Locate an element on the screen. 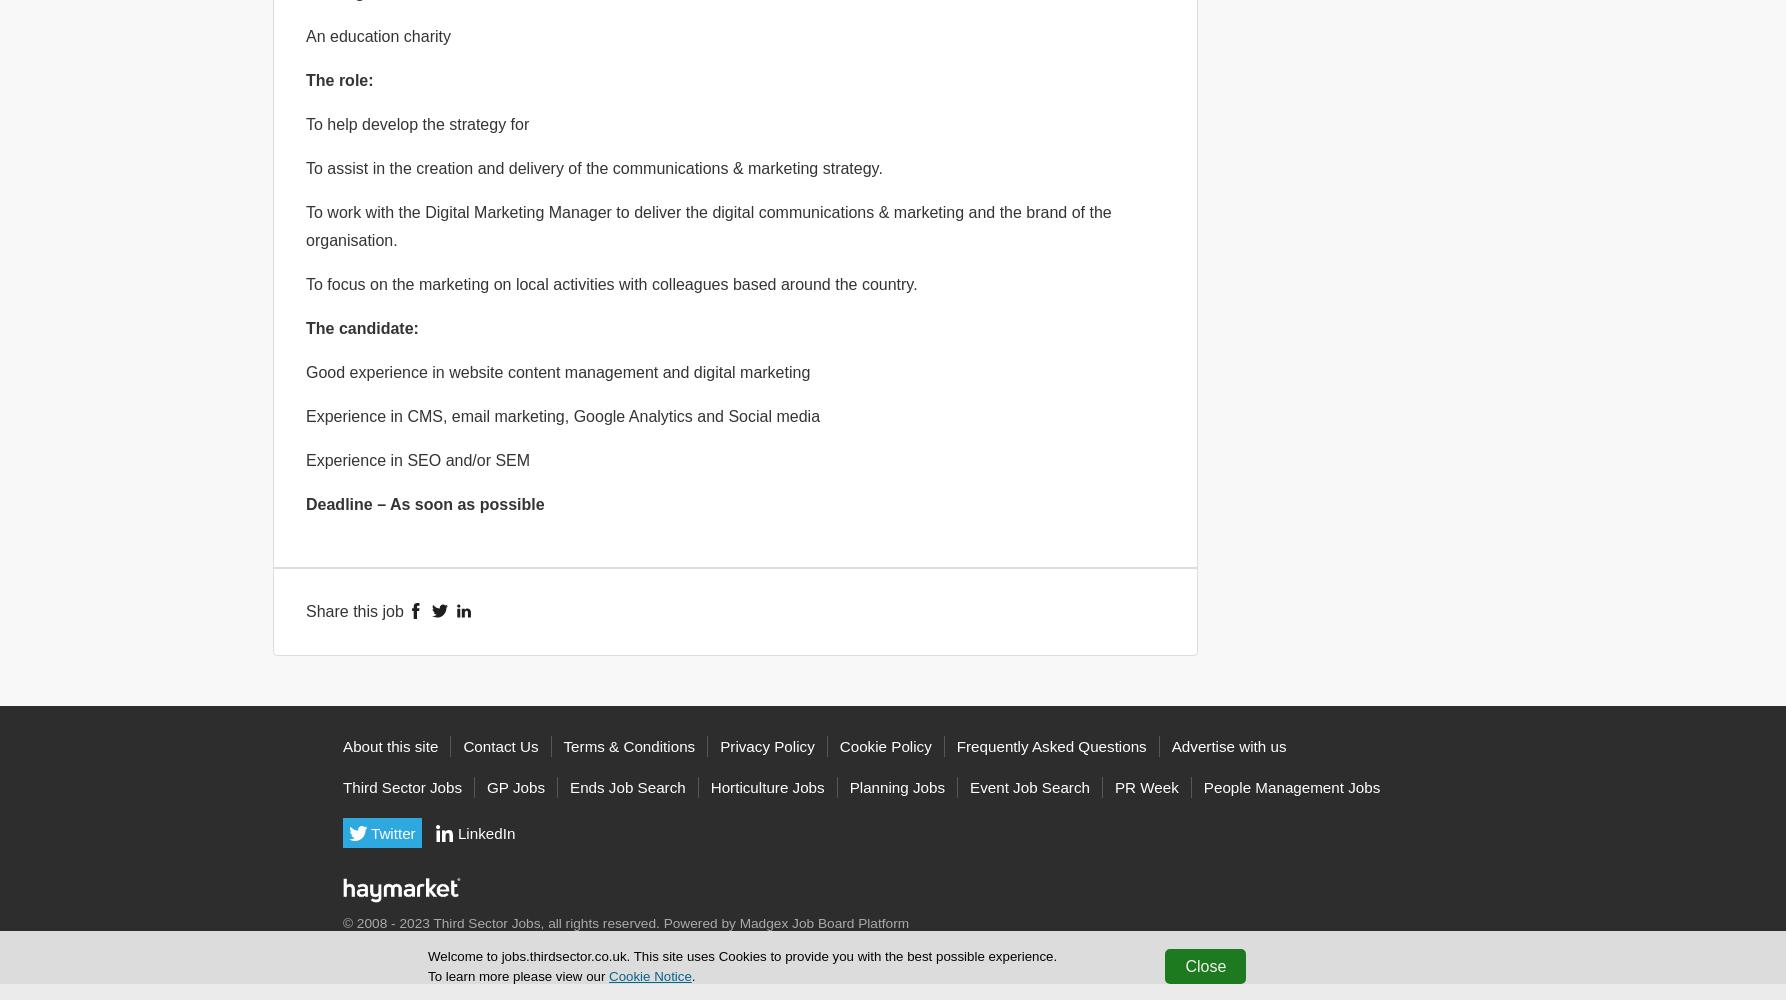 The image size is (1786, 1000). 'To work with the Digital Marketing Manager to deliver the digital communications & marketing and the brand of the organisation.' is located at coordinates (708, 224).